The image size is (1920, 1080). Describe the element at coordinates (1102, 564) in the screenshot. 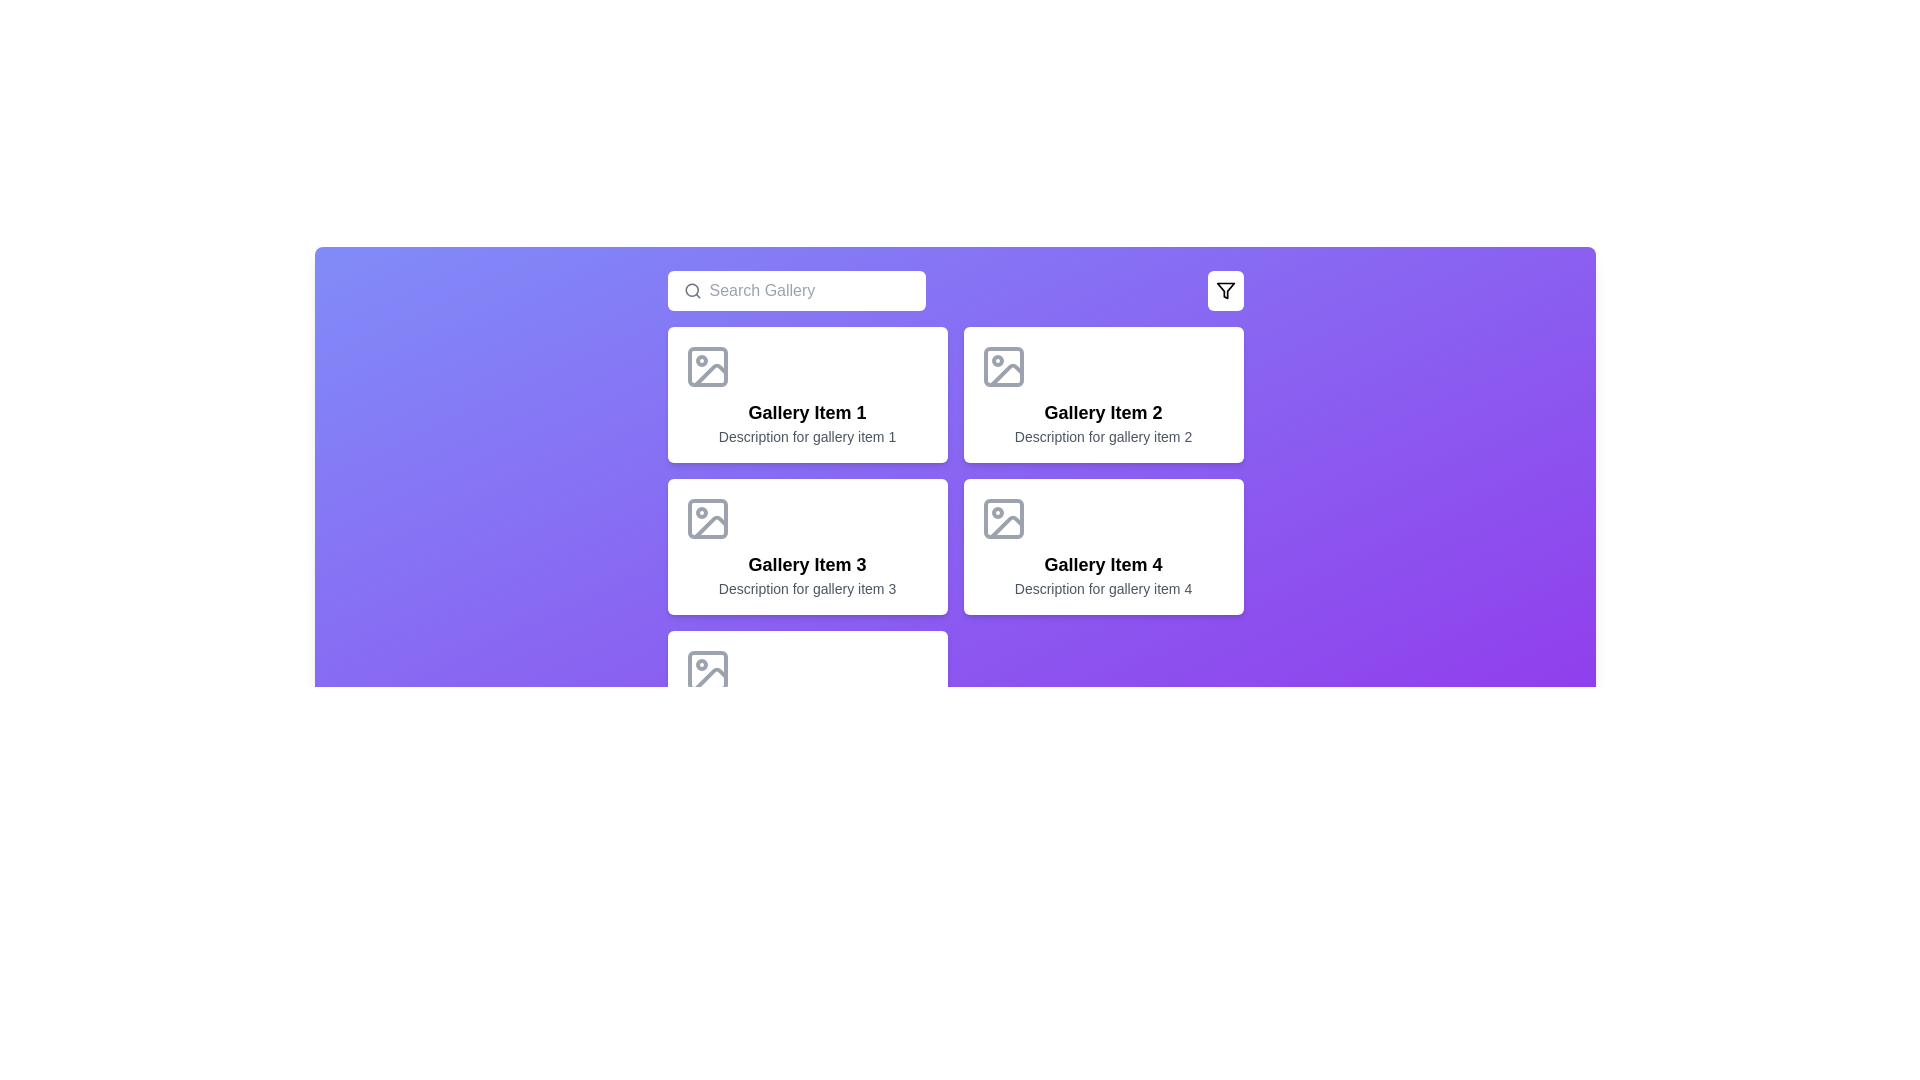

I see `the text label 'Gallery Item 4', which is bold and large, located above the description text in the fourth card from the left in the grid, to interact with the enclosing element` at that location.